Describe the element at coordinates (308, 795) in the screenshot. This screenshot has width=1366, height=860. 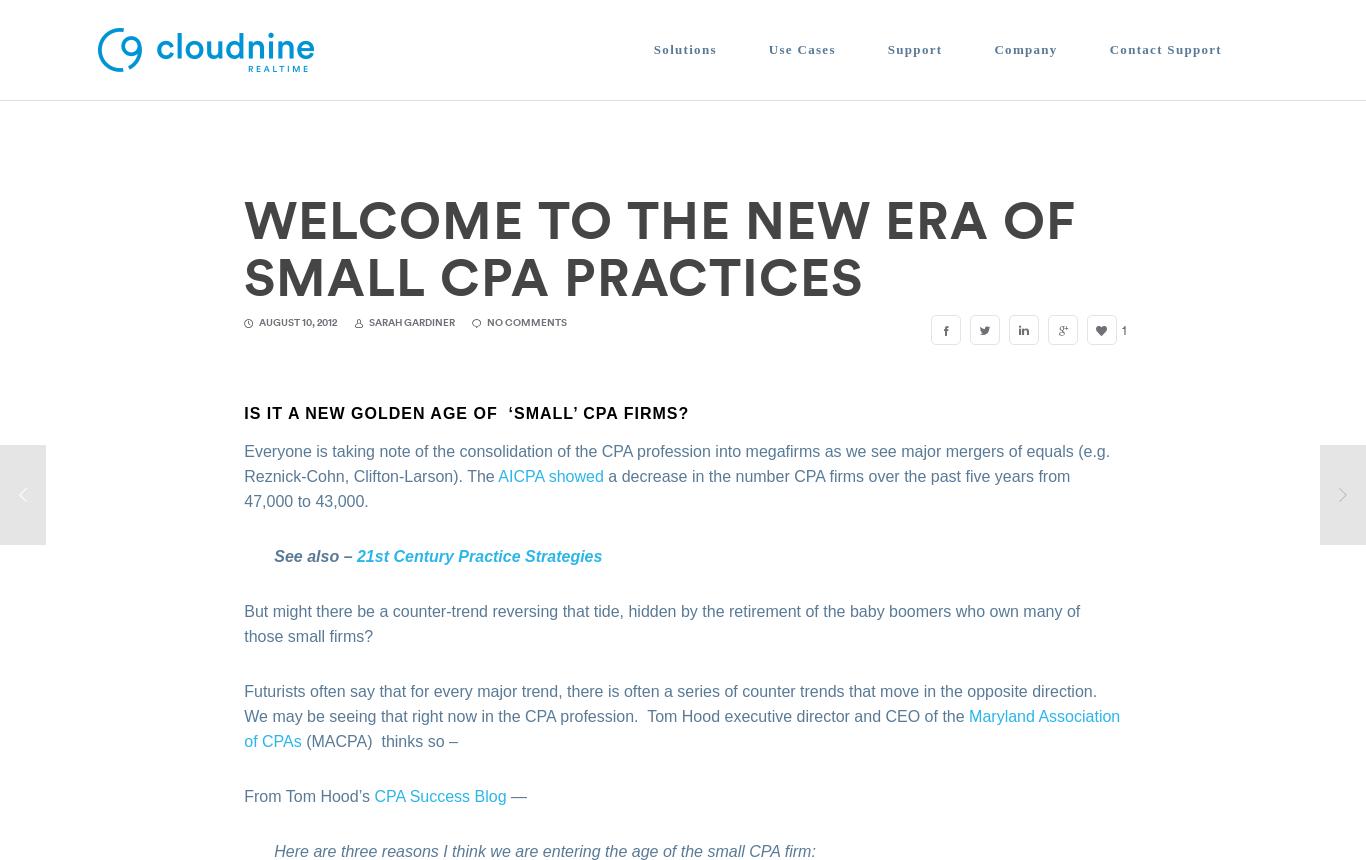
I see `'From Tom Hood’s'` at that location.